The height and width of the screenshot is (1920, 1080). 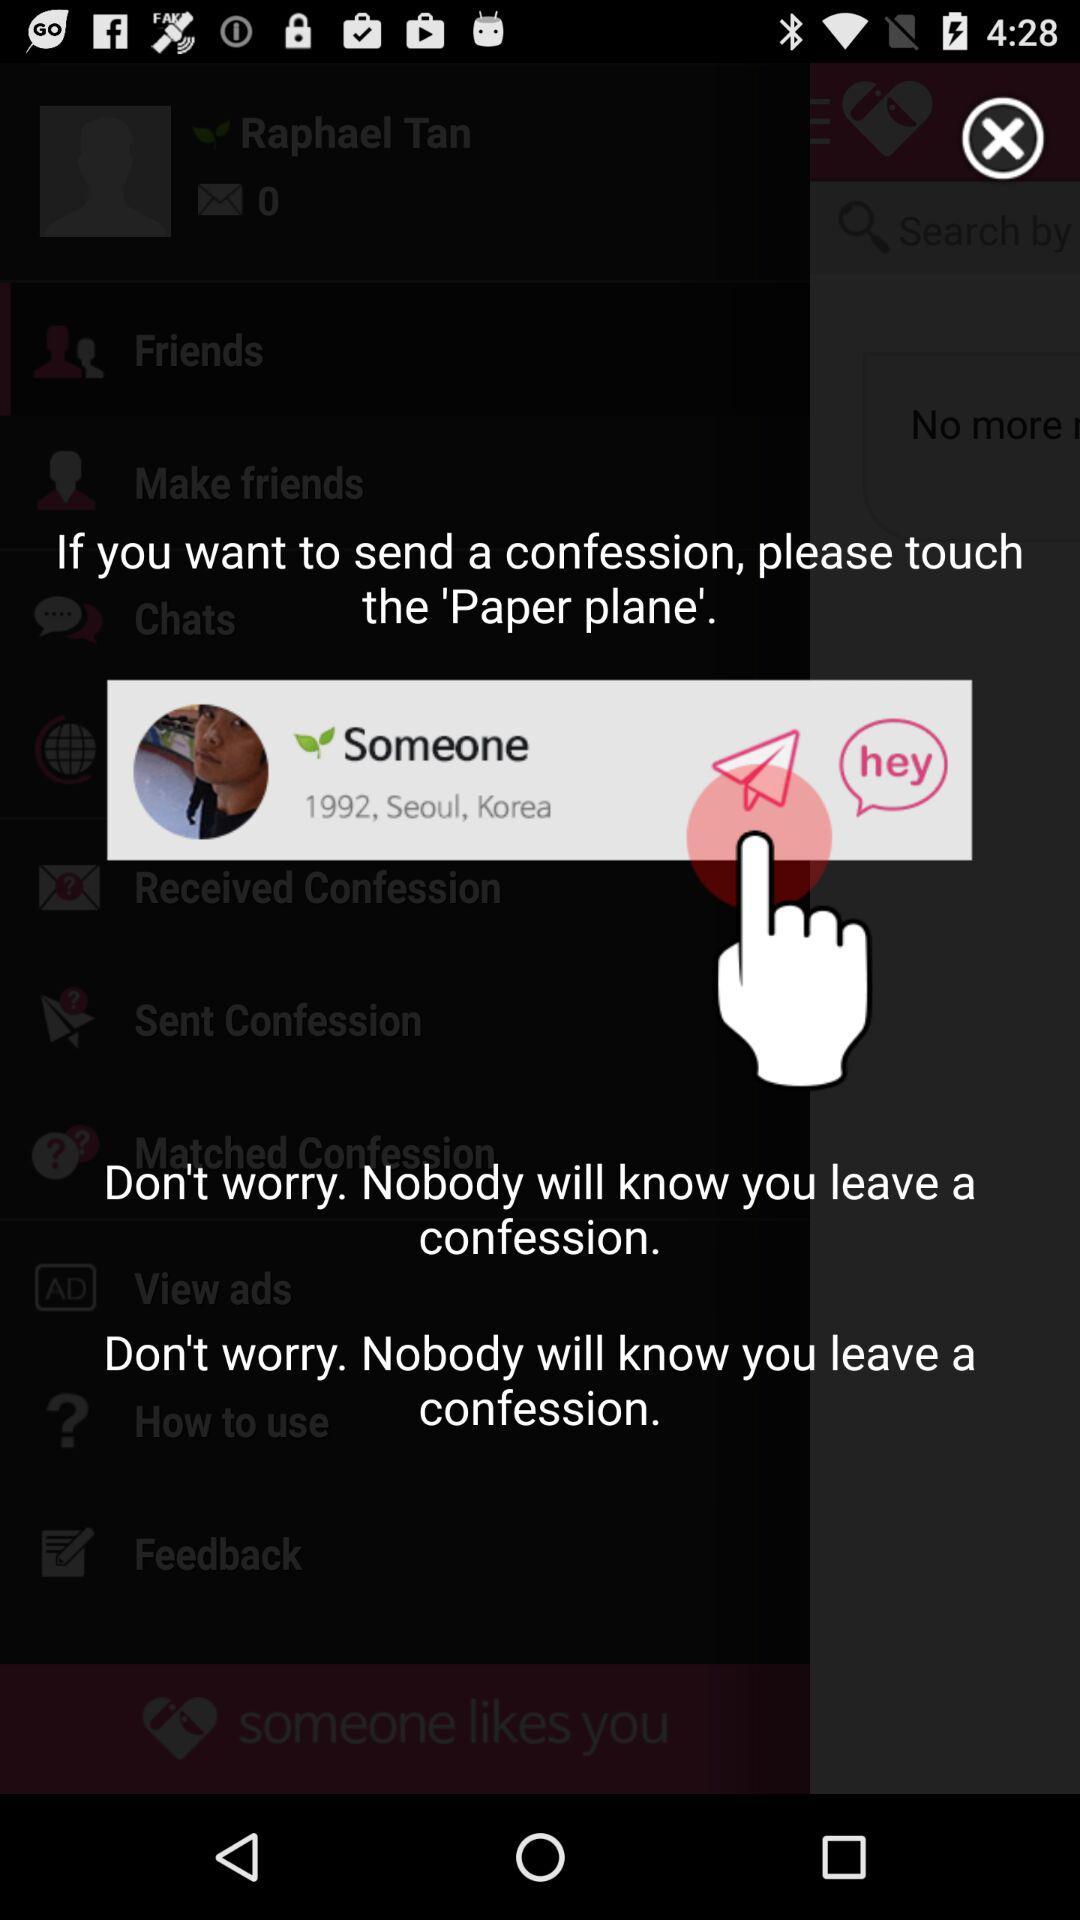 What do you see at coordinates (1003, 138) in the screenshot?
I see `additional notes` at bounding box center [1003, 138].